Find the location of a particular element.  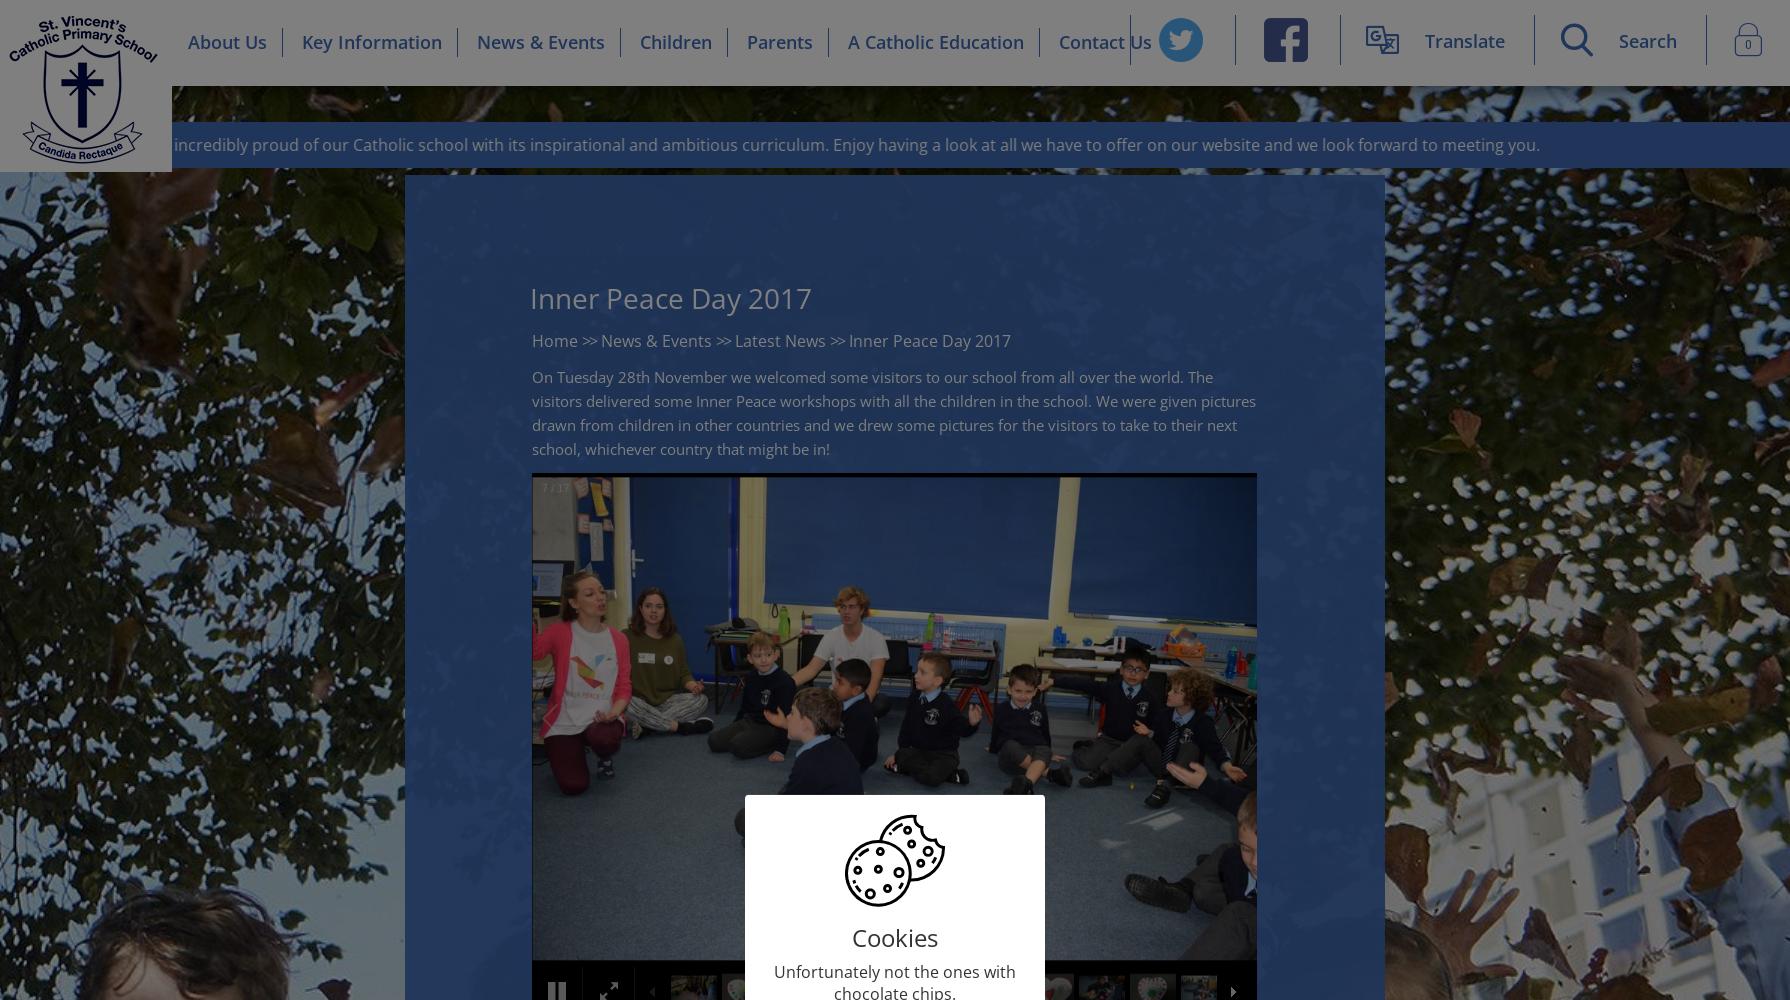

'Home' is located at coordinates (530, 340).